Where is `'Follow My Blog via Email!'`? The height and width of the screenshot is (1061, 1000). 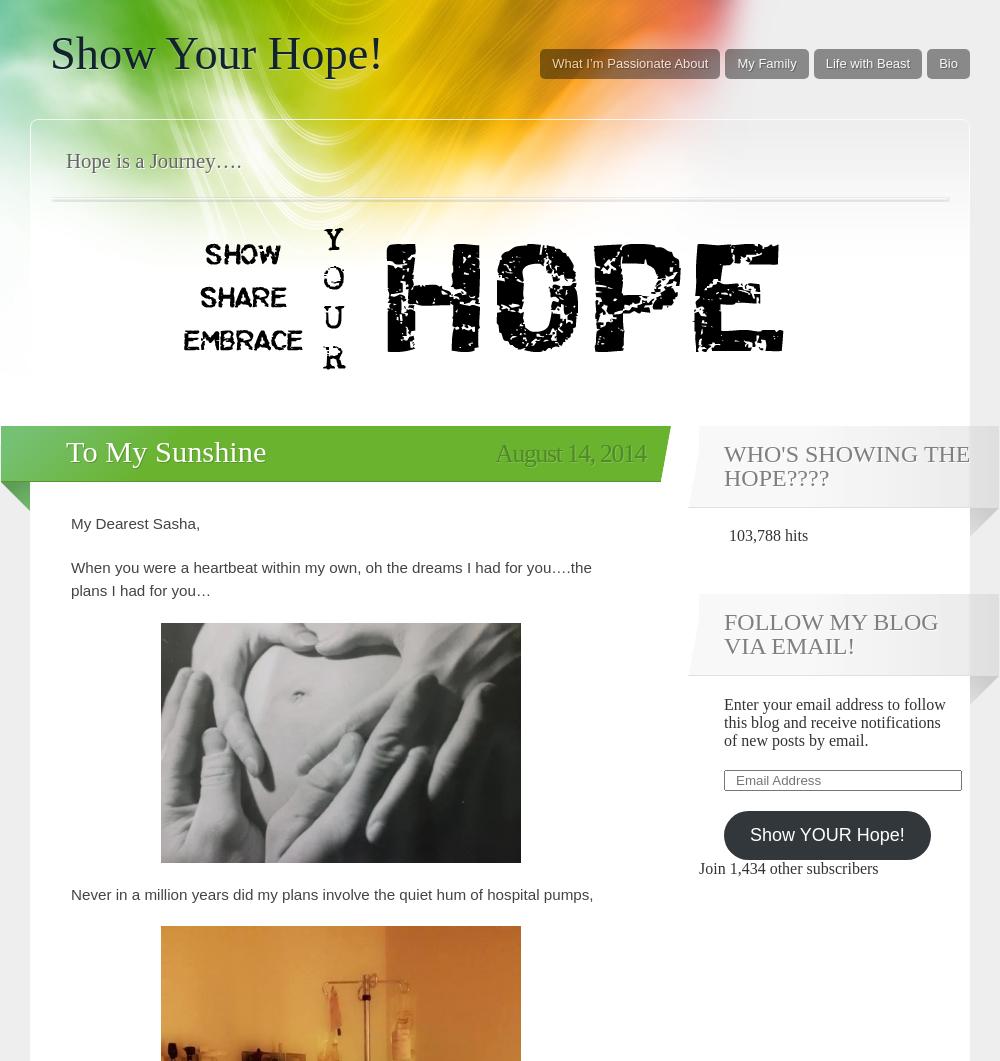 'Follow My Blog via Email!' is located at coordinates (830, 631).